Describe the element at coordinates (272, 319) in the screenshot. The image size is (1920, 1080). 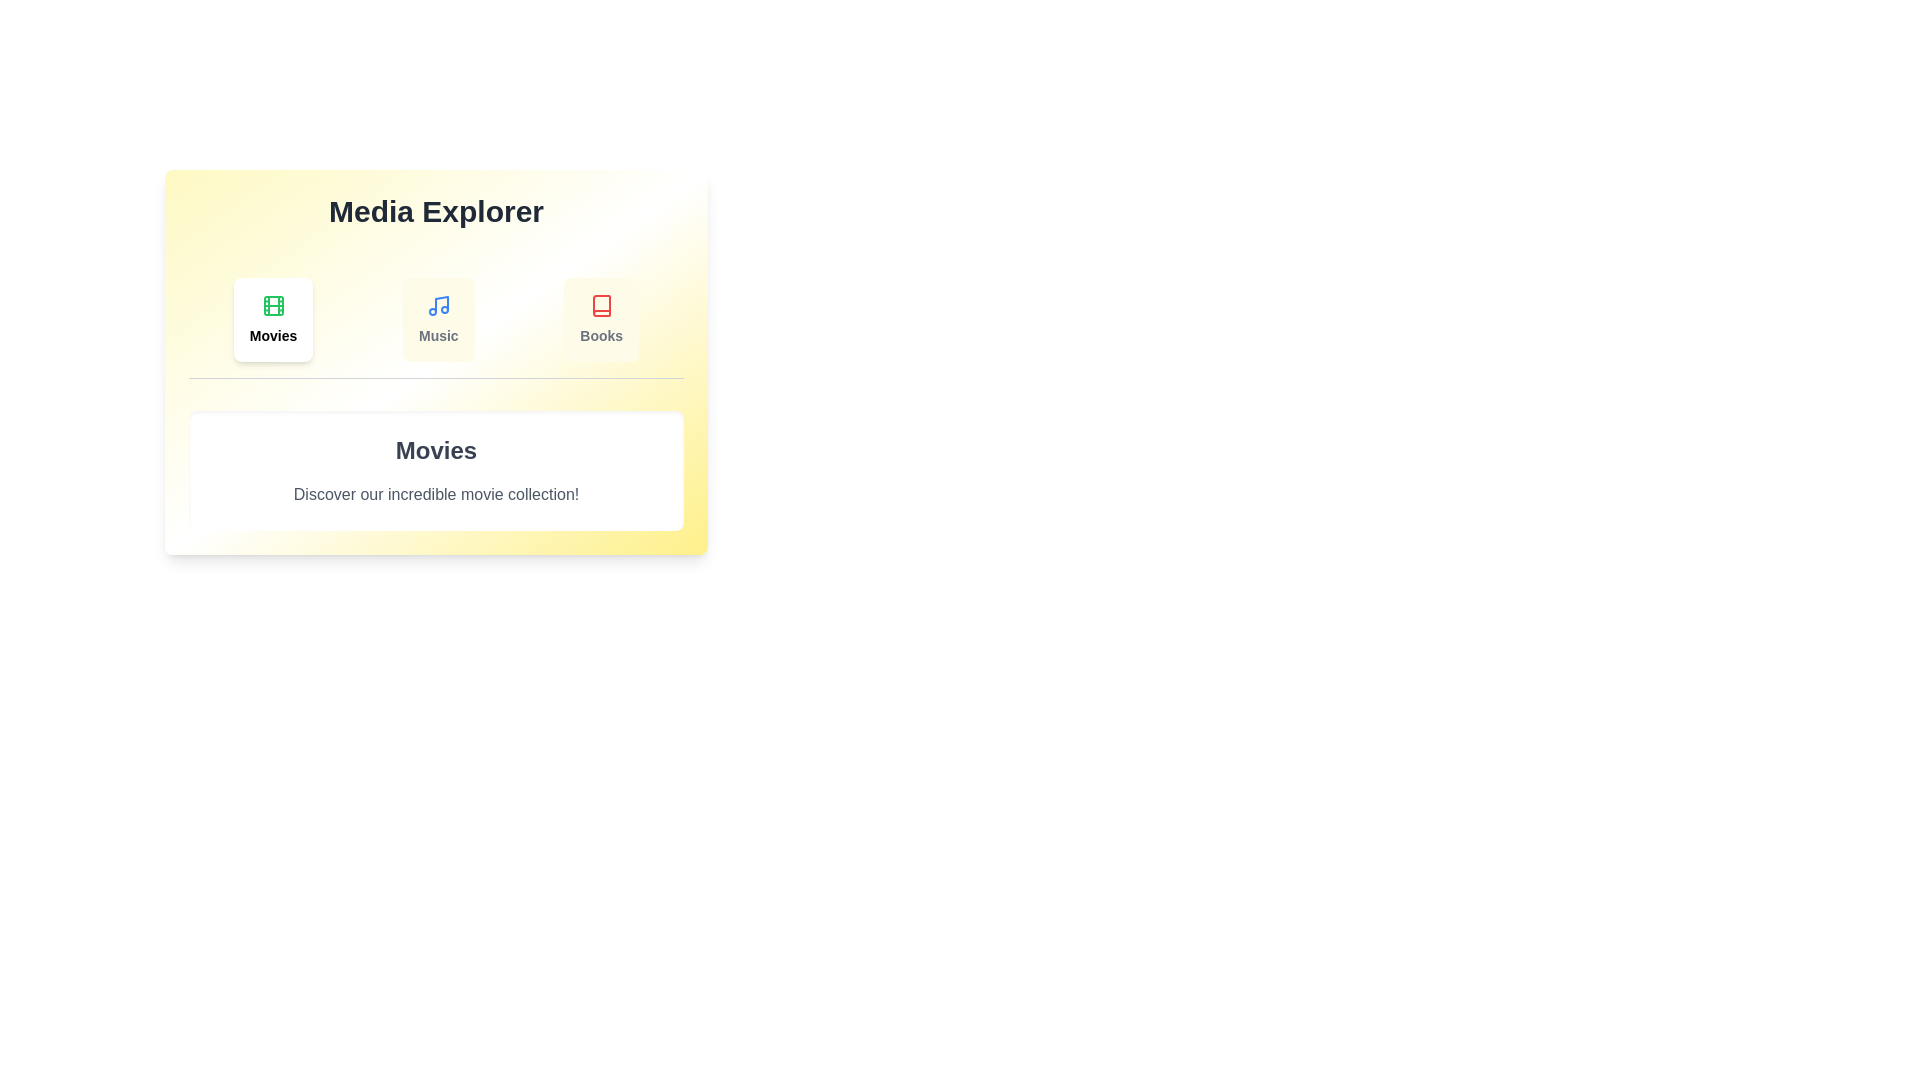
I see `the tab labeled Movies` at that location.